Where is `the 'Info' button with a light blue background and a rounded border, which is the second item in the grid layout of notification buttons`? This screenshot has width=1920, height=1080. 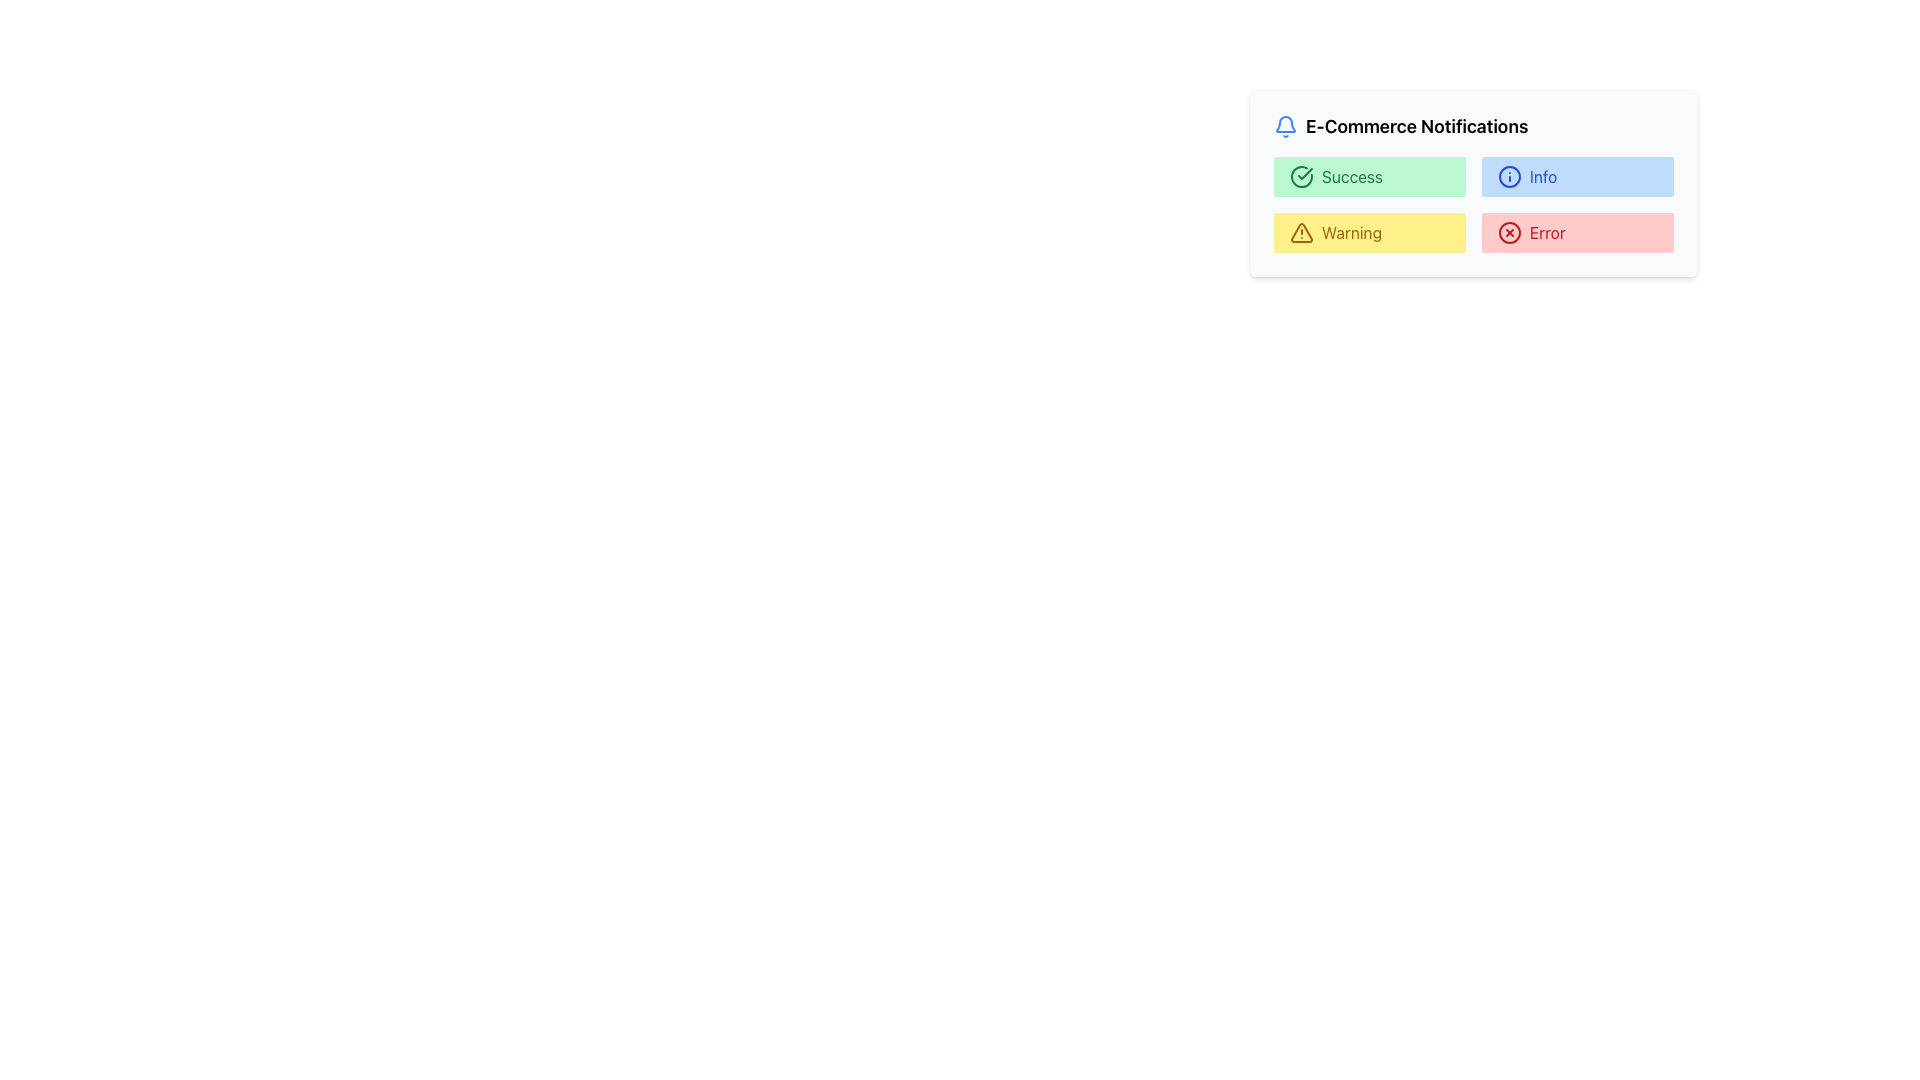 the 'Info' button with a light blue background and a rounded border, which is the second item in the grid layout of notification buttons is located at coordinates (1577, 176).